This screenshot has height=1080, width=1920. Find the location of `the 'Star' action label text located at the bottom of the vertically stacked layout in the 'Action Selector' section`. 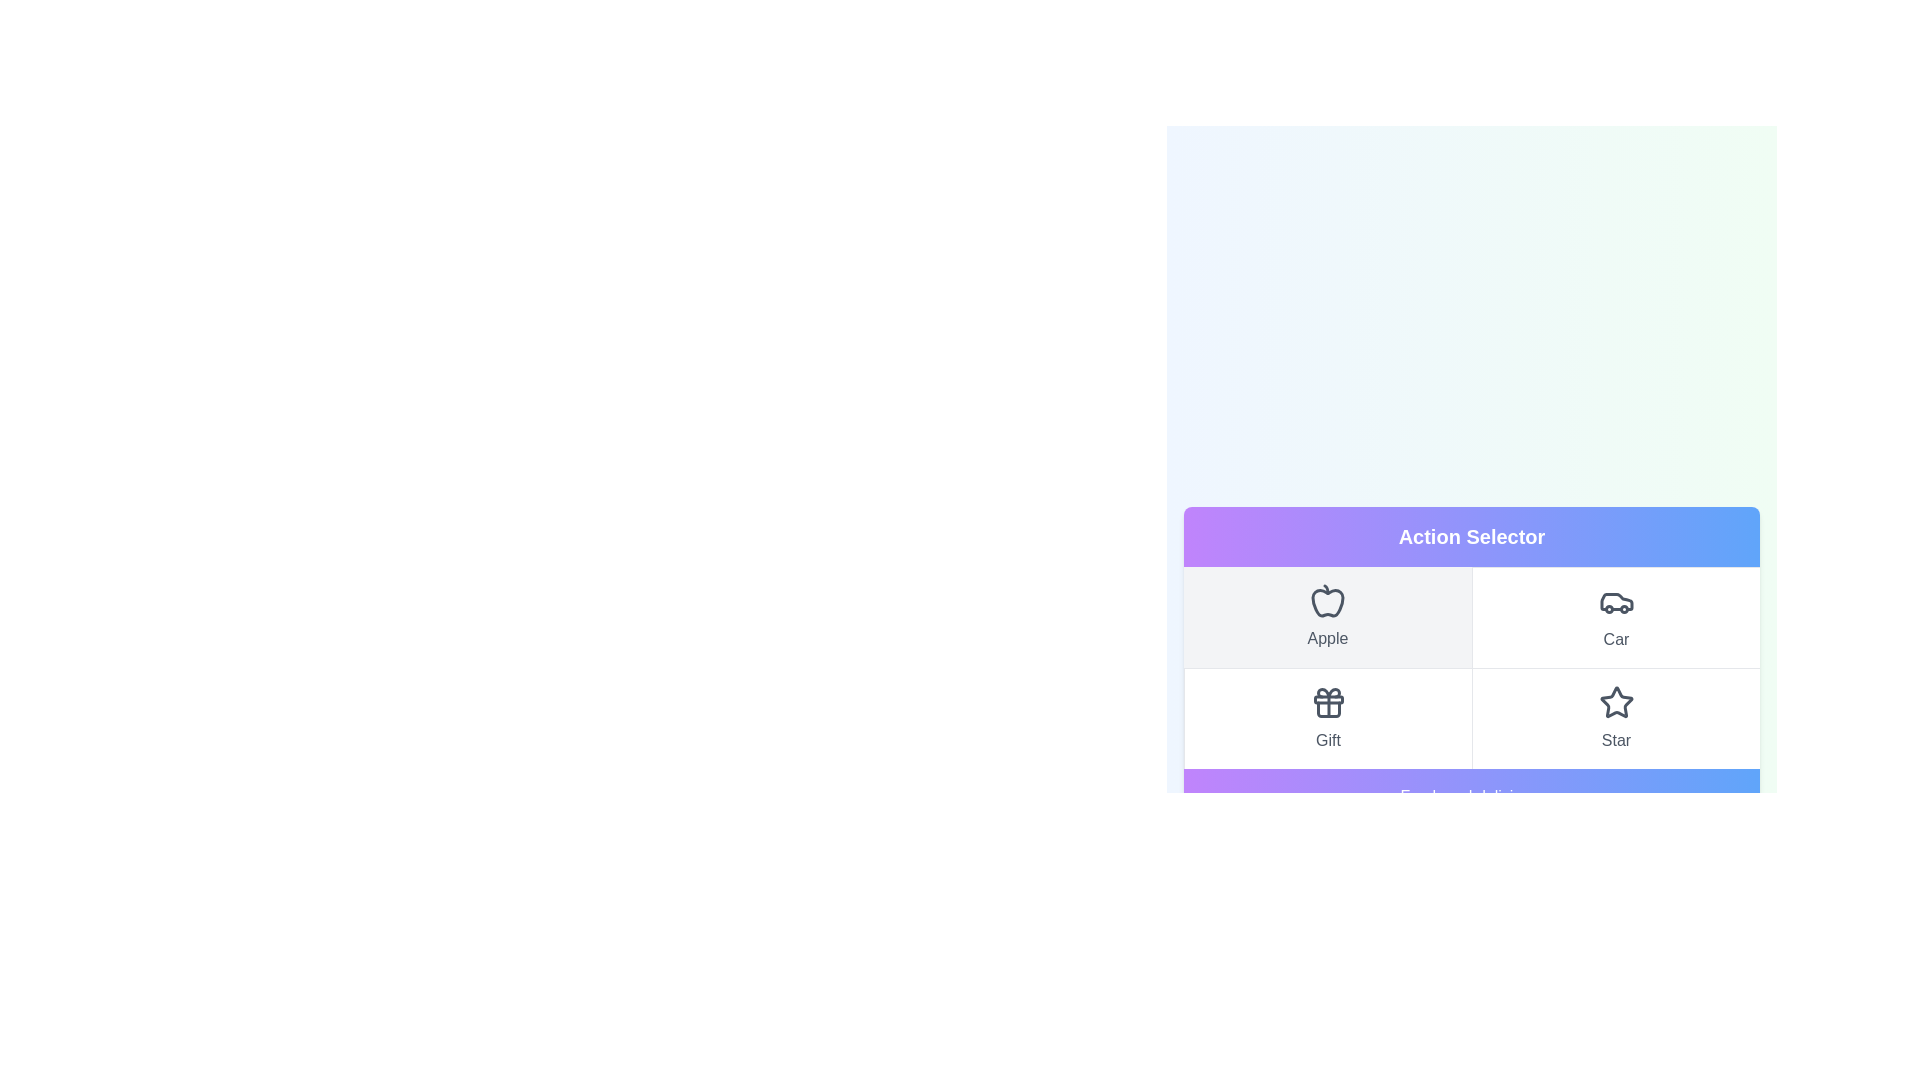

the 'Star' action label text located at the bottom of the vertically stacked layout in the 'Action Selector' section is located at coordinates (1616, 740).